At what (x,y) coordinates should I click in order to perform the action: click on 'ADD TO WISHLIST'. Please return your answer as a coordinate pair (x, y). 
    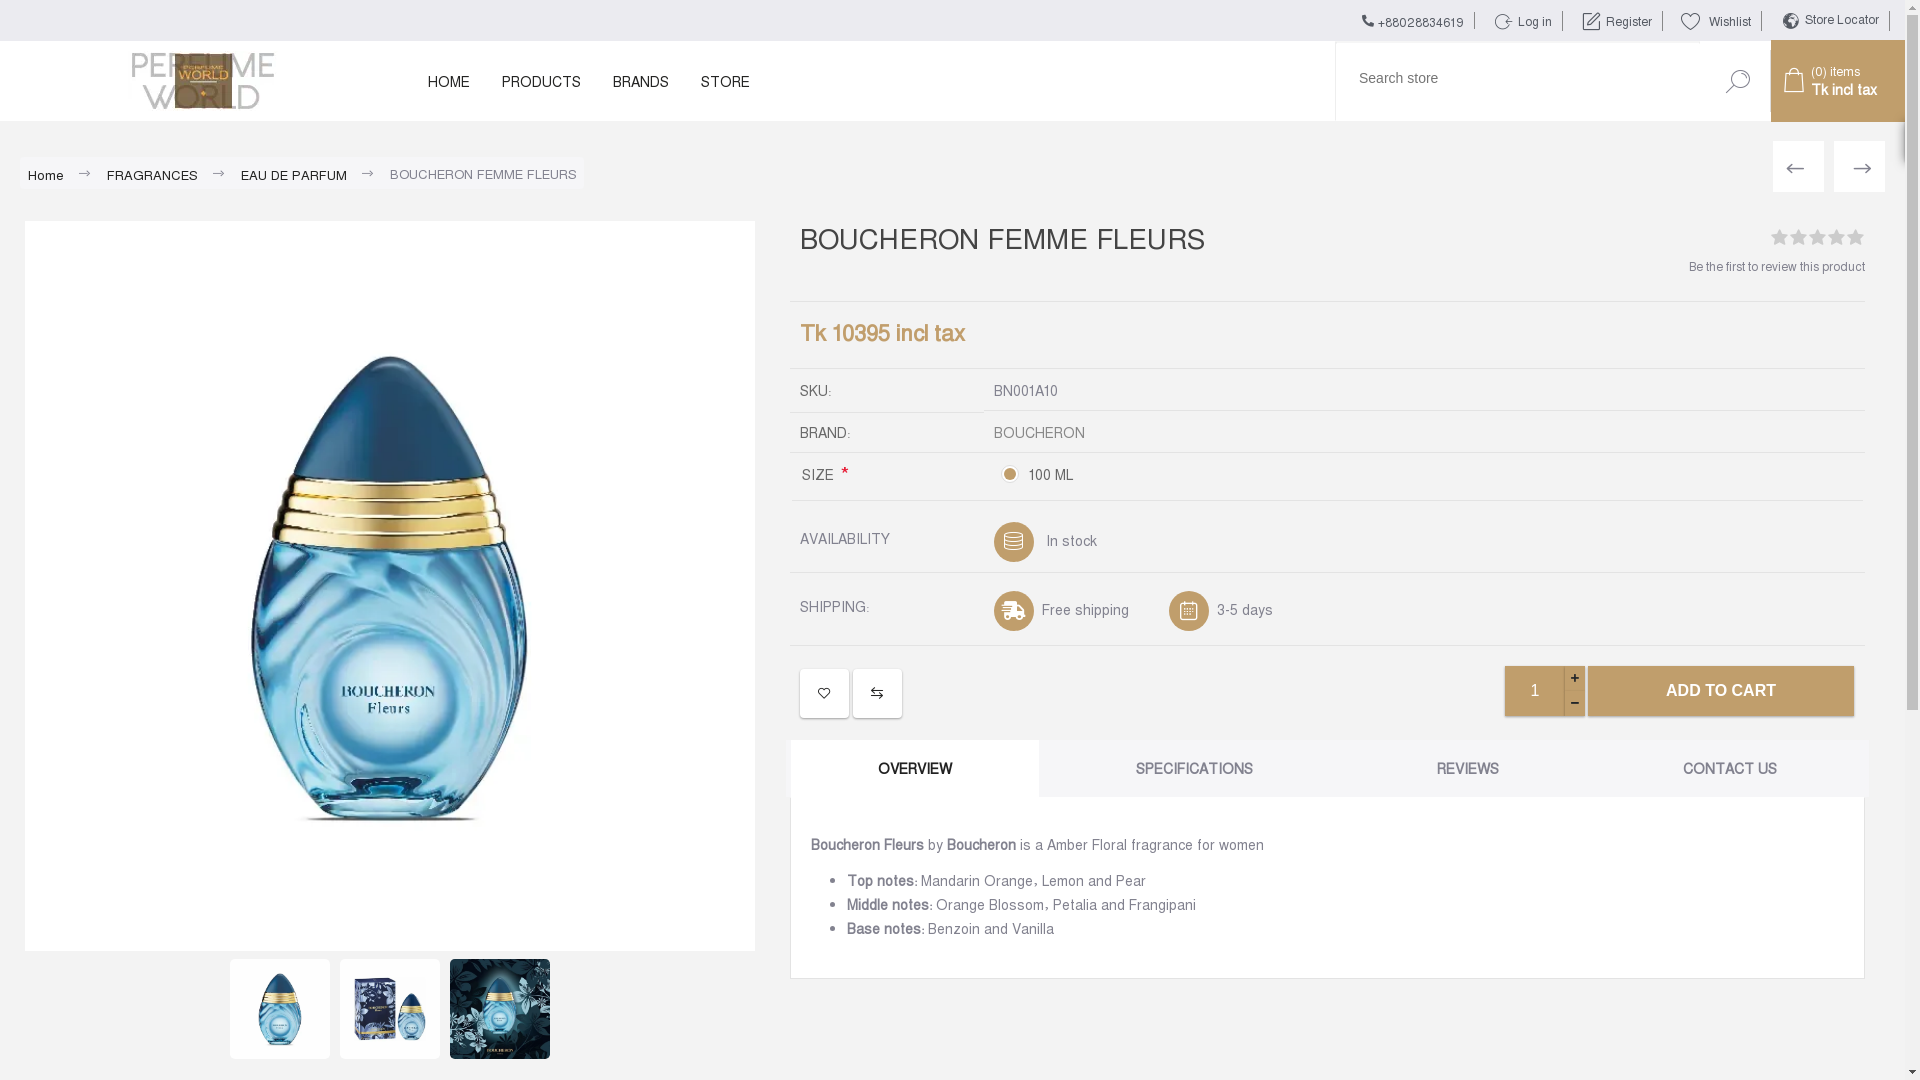
    Looking at the image, I should click on (824, 692).